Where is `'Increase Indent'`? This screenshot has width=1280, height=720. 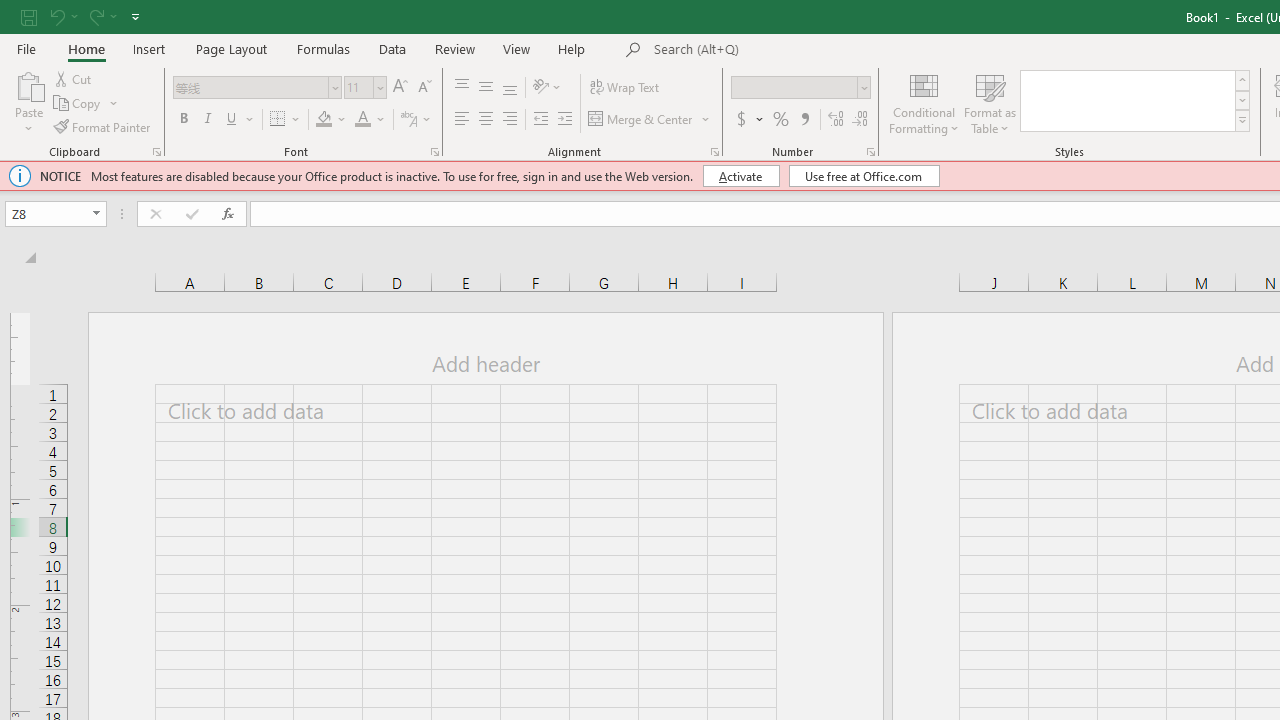
'Increase Indent' is located at coordinates (564, 119).